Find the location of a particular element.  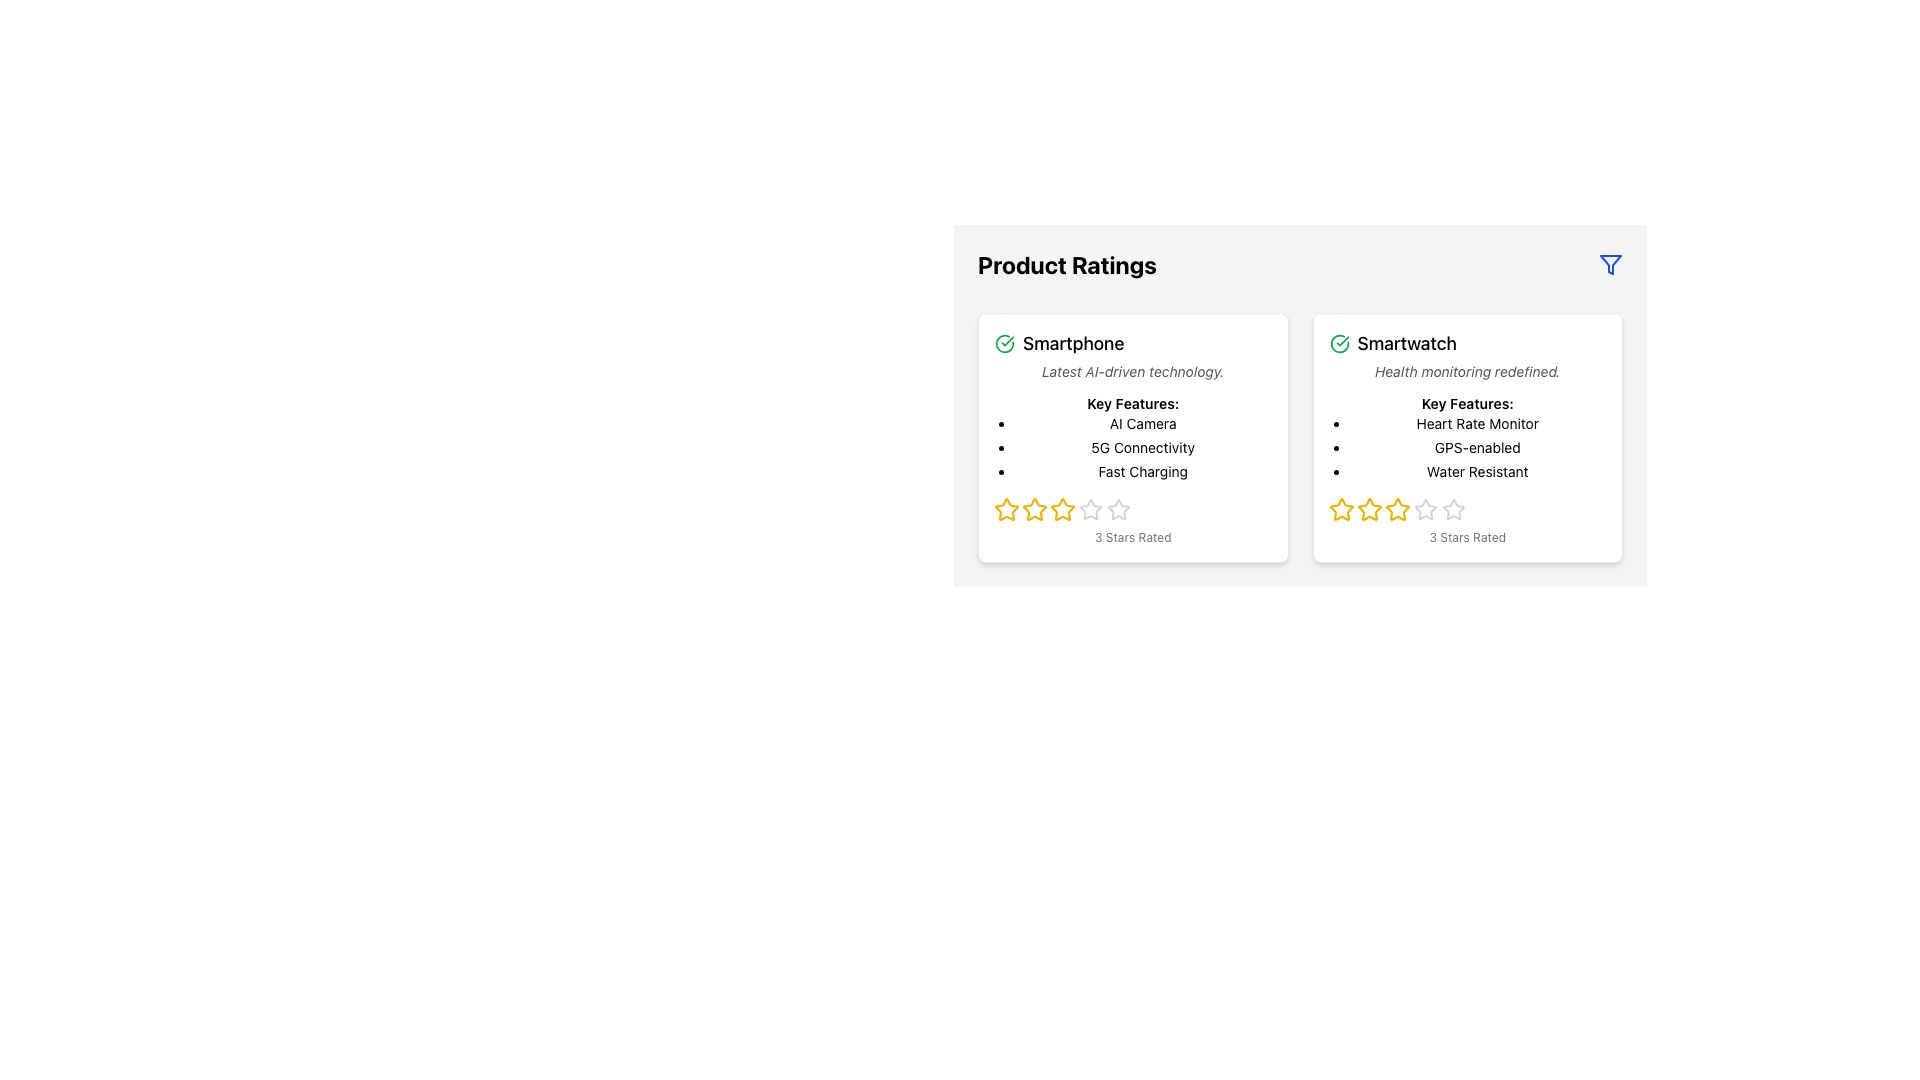

the triangular funnel-like filter icon located in the top-right corner of the smartwatch details card is located at coordinates (1611, 264).